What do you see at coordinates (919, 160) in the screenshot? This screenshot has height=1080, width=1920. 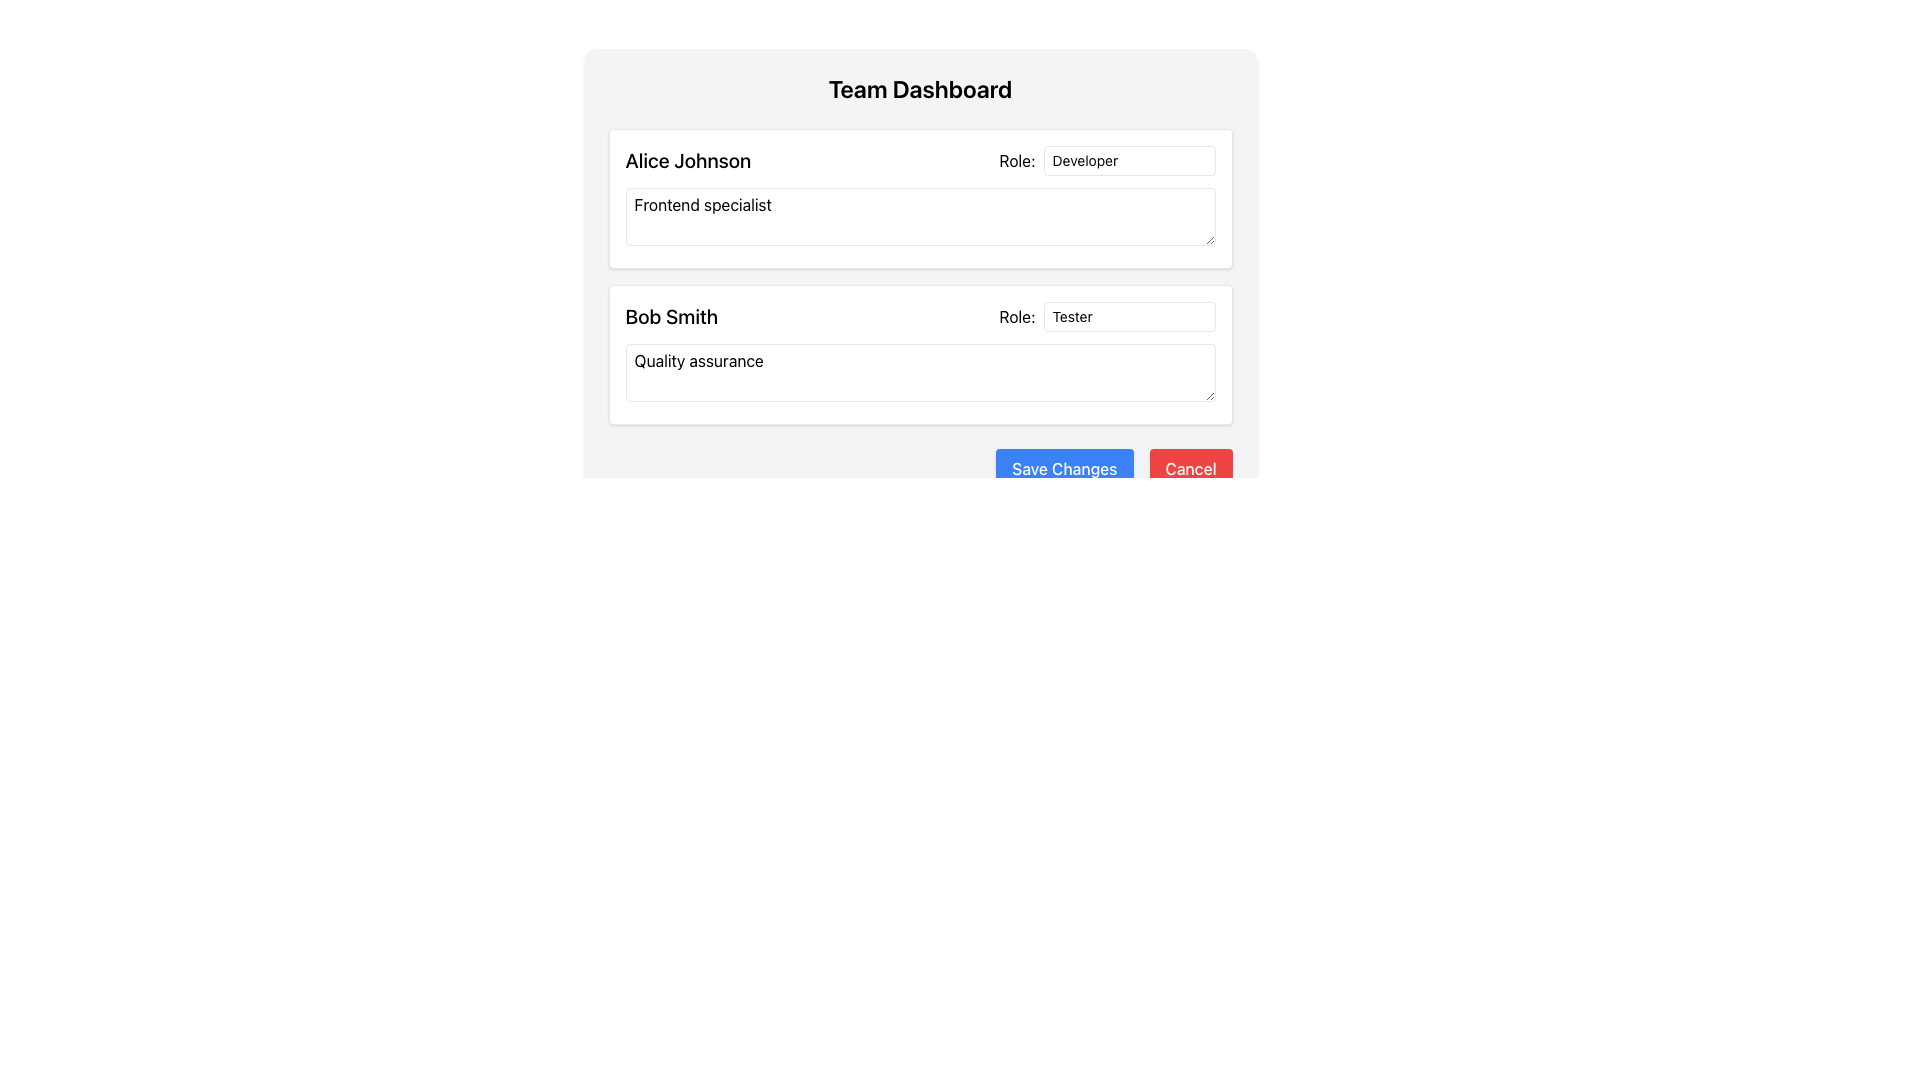 I see `the name 'Alice Johnson' in the Composite layout to highlight it` at bounding box center [919, 160].